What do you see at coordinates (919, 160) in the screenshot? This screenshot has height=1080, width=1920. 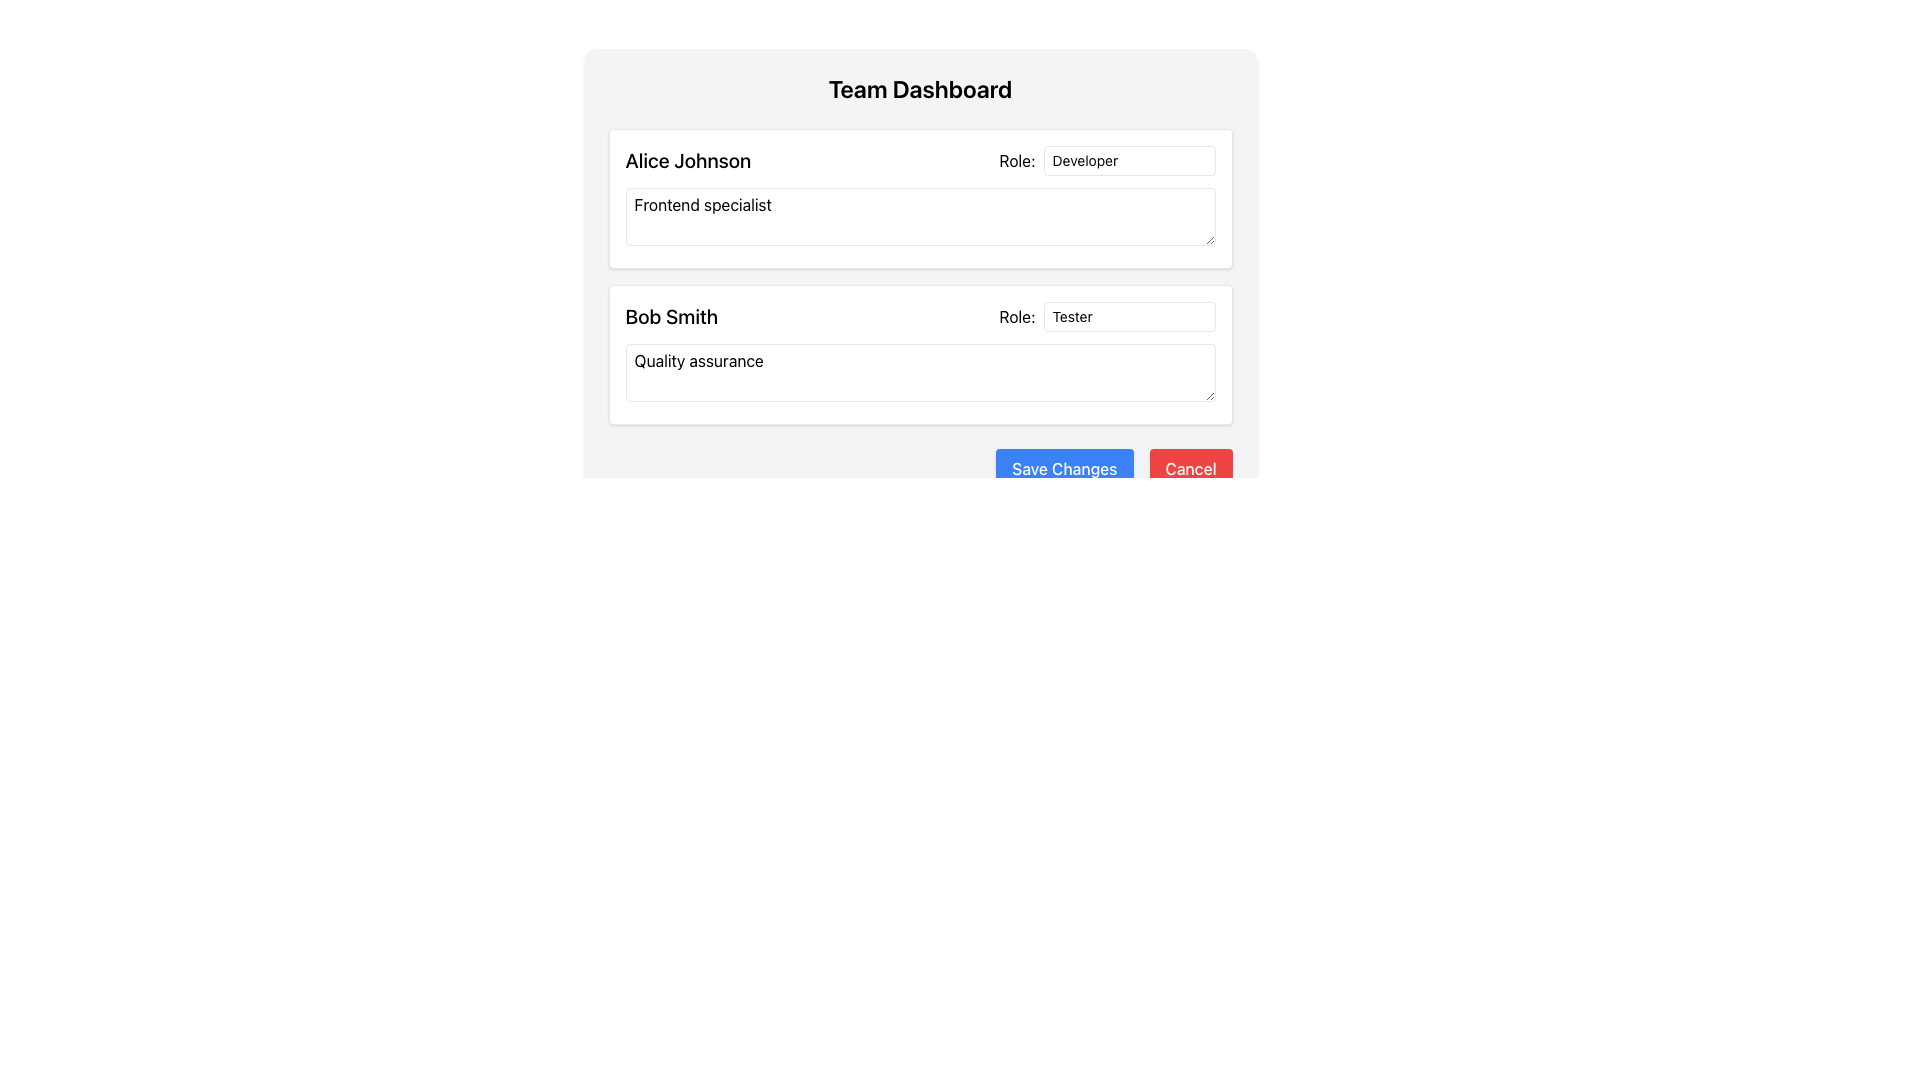 I see `the name 'Alice Johnson' in the Composite layout to highlight it` at bounding box center [919, 160].